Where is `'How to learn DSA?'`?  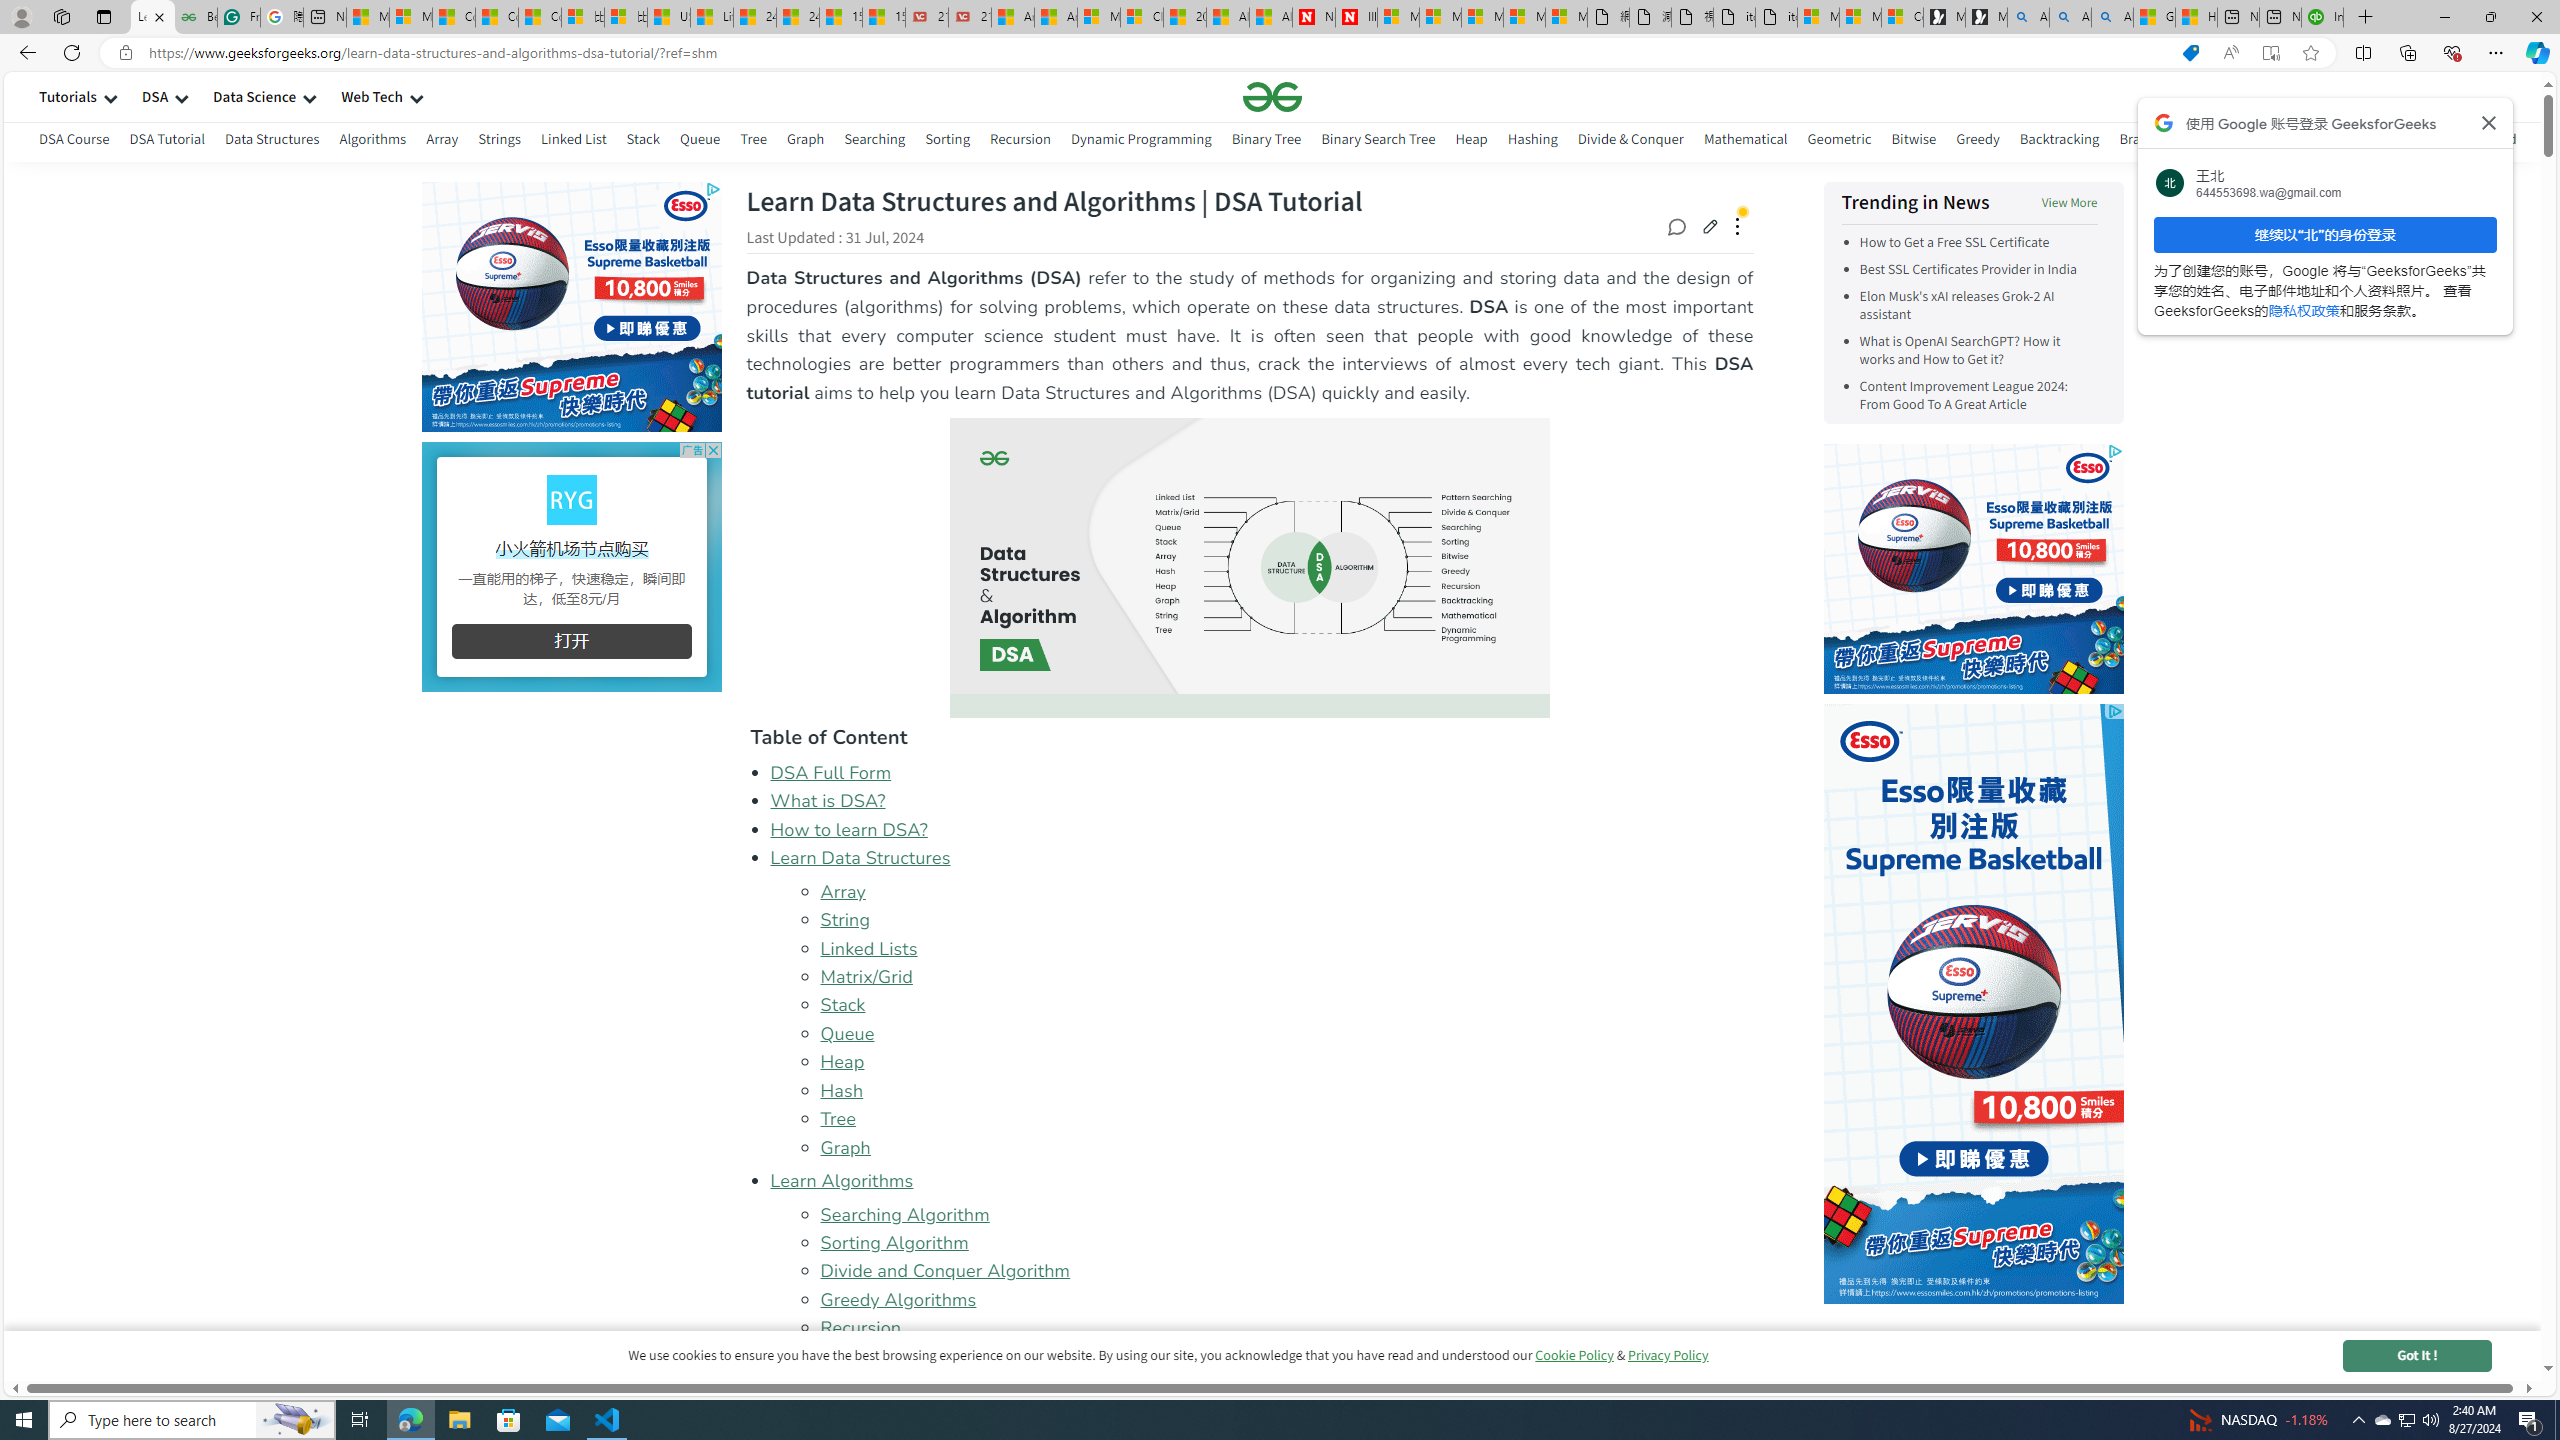
'How to learn DSA?' is located at coordinates (847, 828).